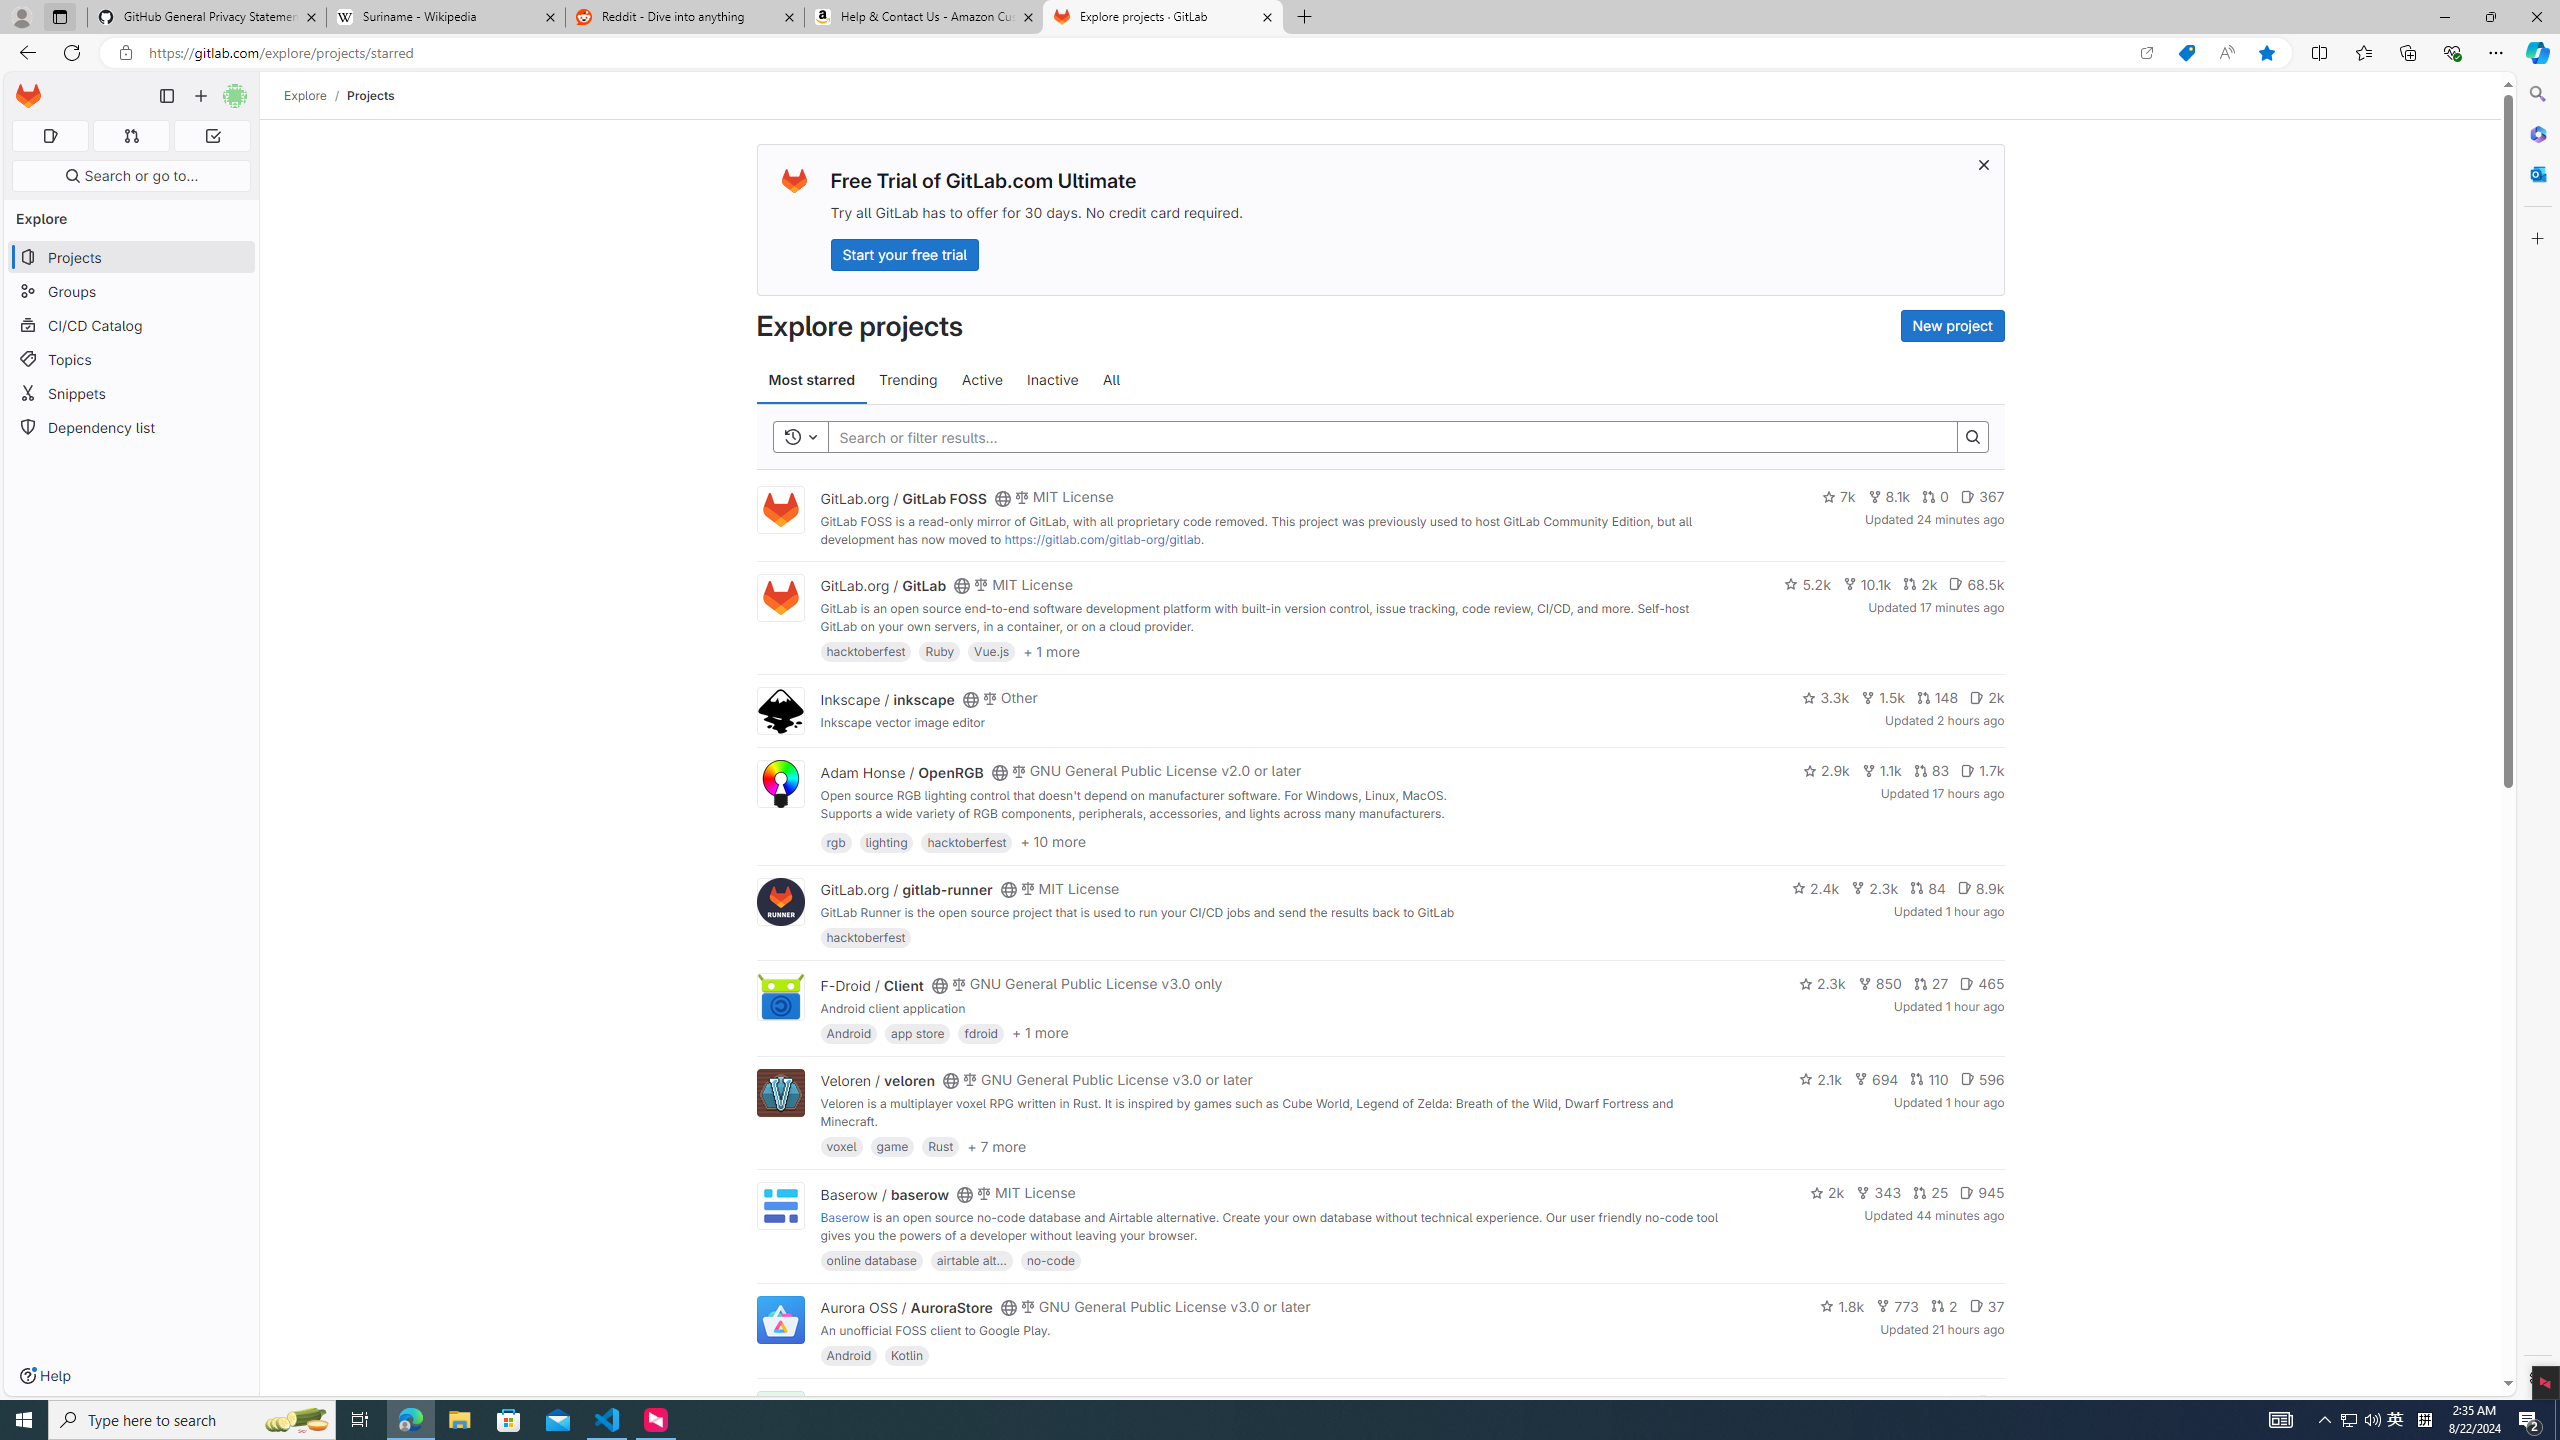 This screenshot has width=2560, height=1440. I want to click on 'Projects', so click(370, 95).